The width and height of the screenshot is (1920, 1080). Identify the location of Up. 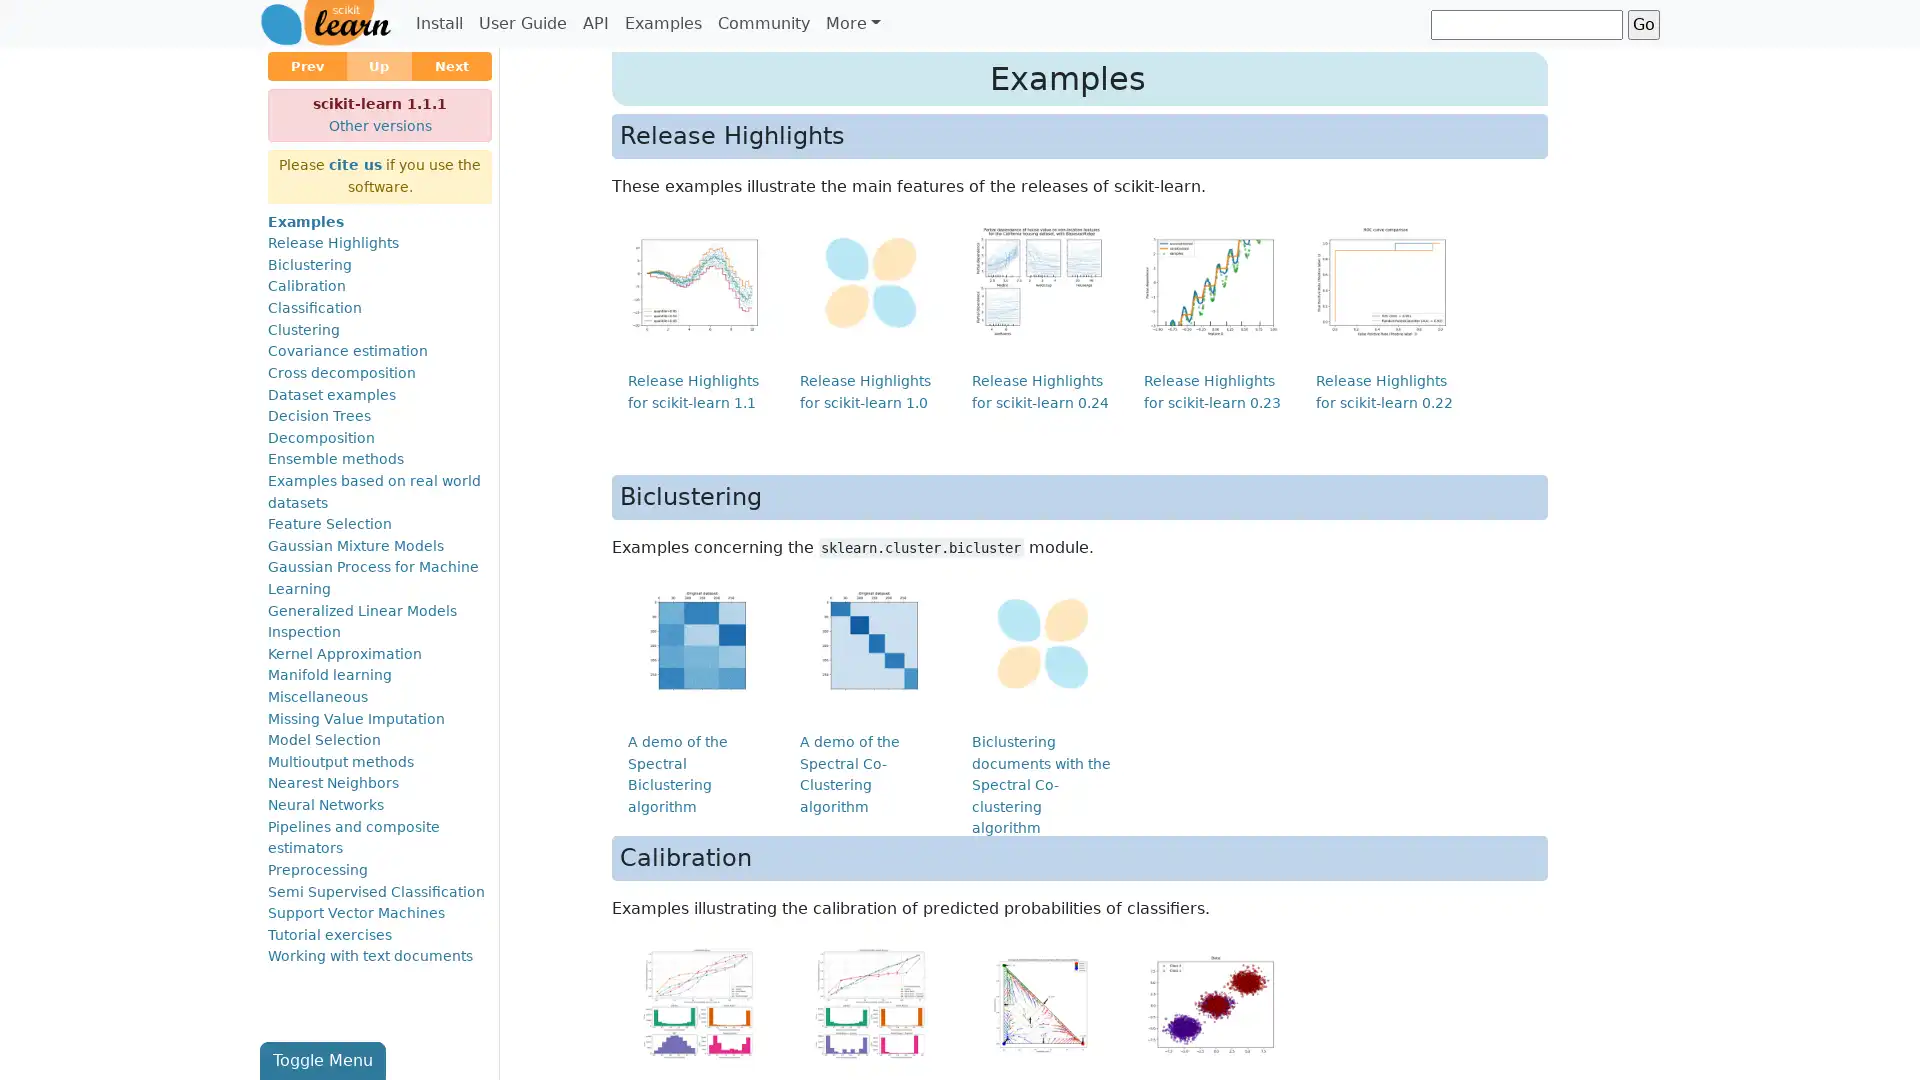
(379, 65).